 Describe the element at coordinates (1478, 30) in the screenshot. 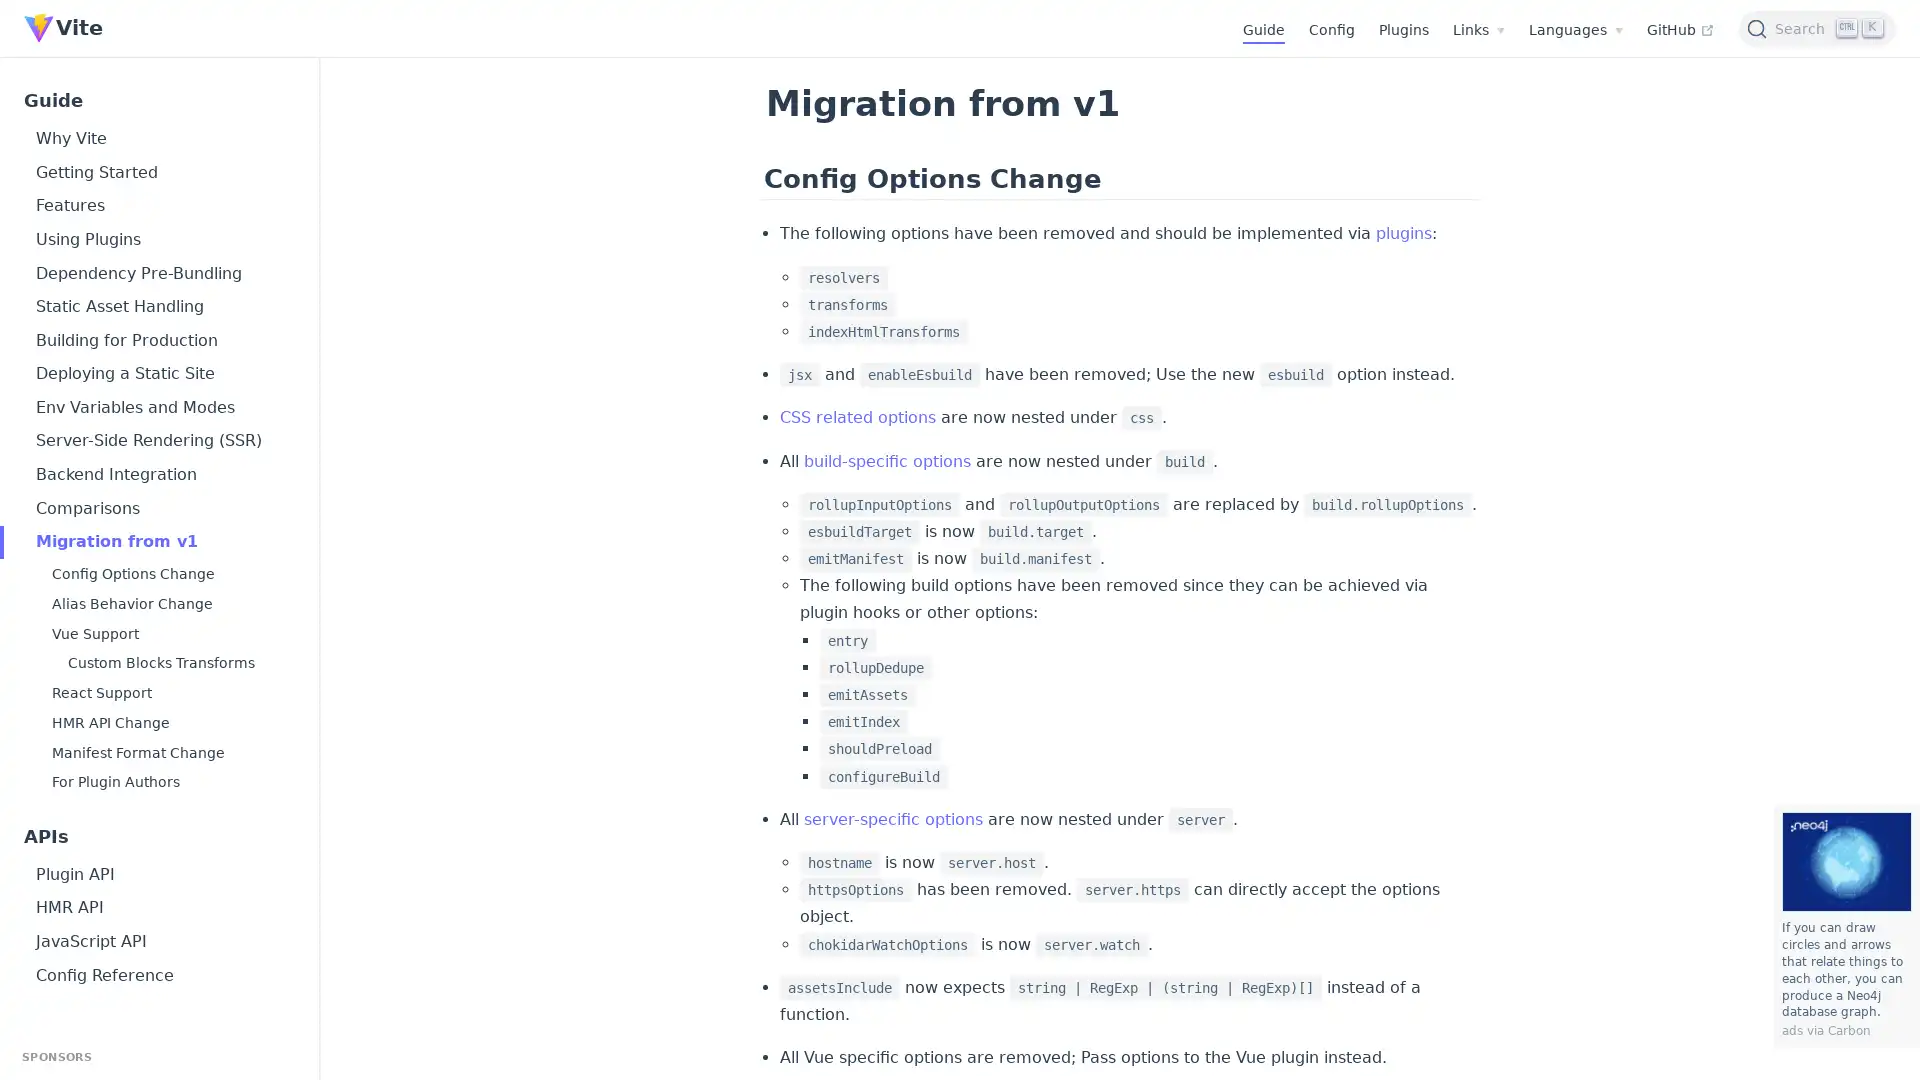

I see `Links` at that location.